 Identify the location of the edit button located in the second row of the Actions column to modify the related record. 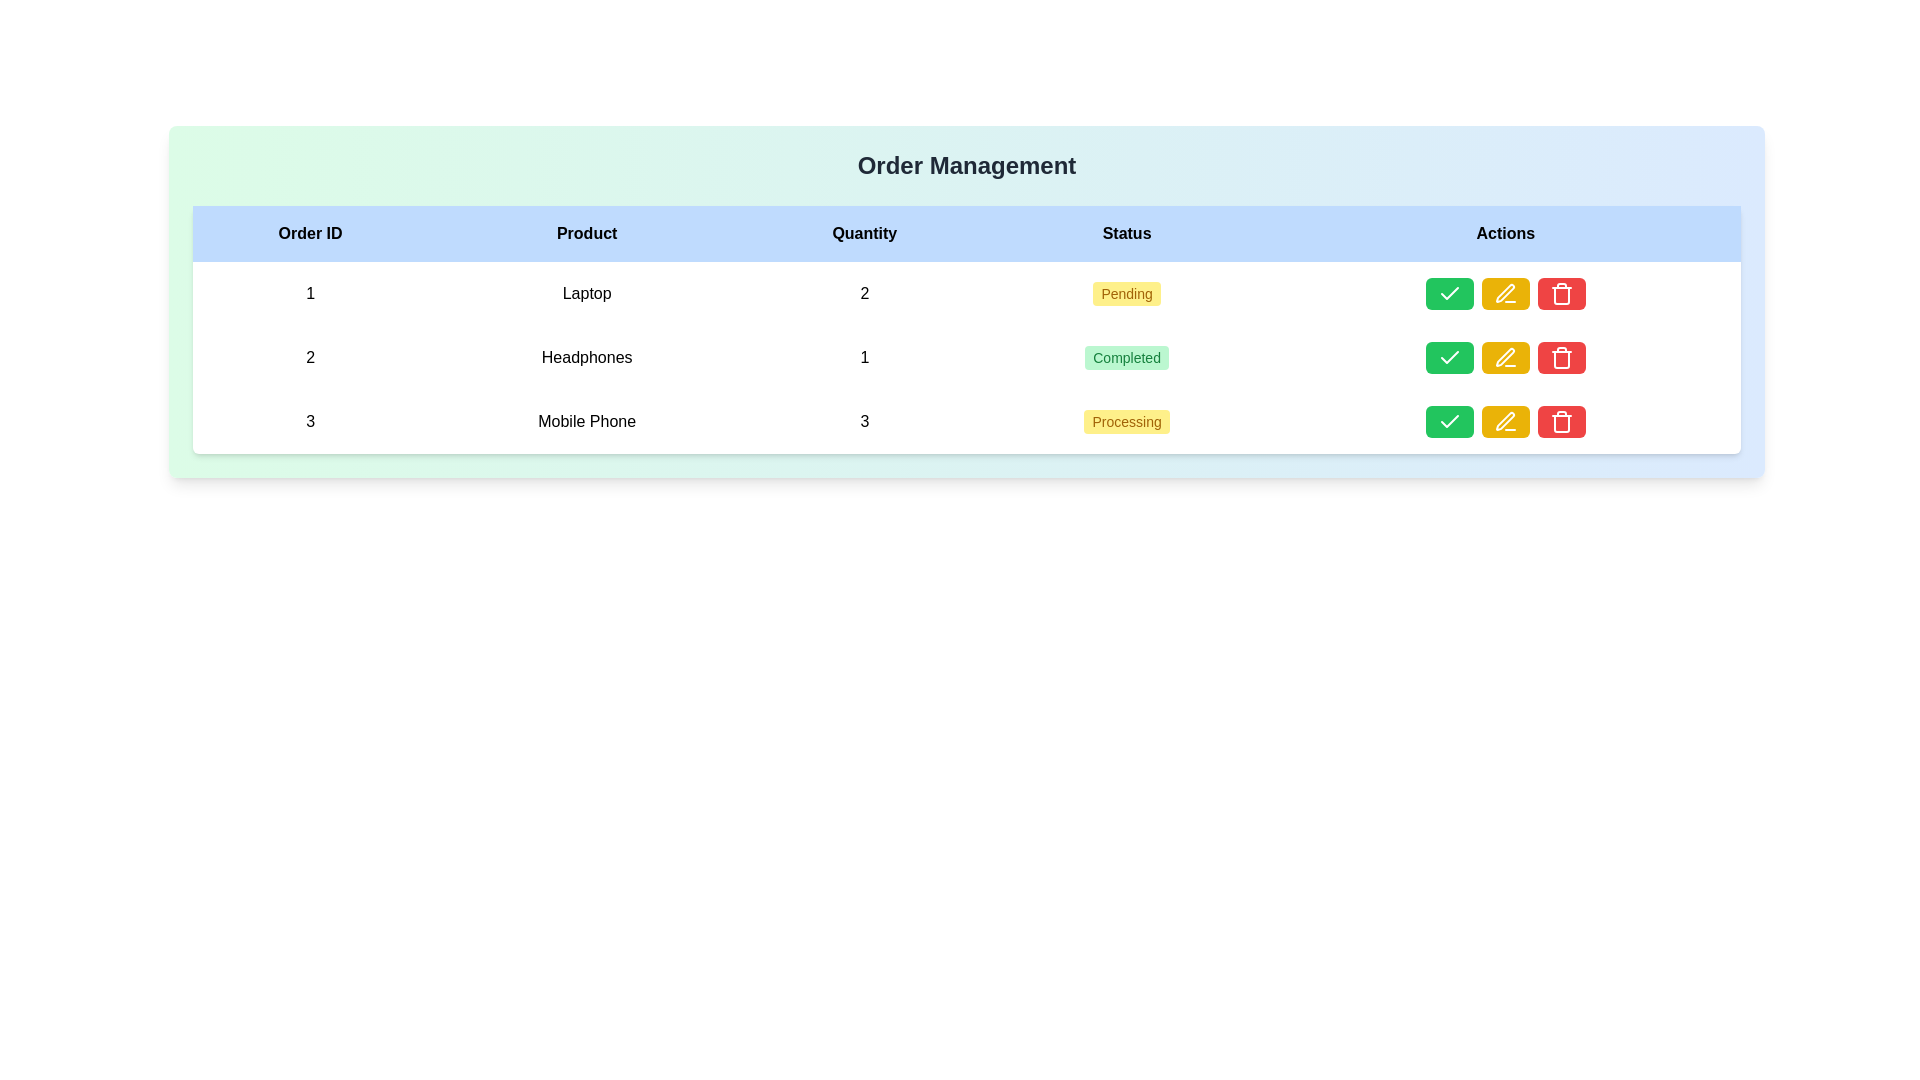
(1505, 357).